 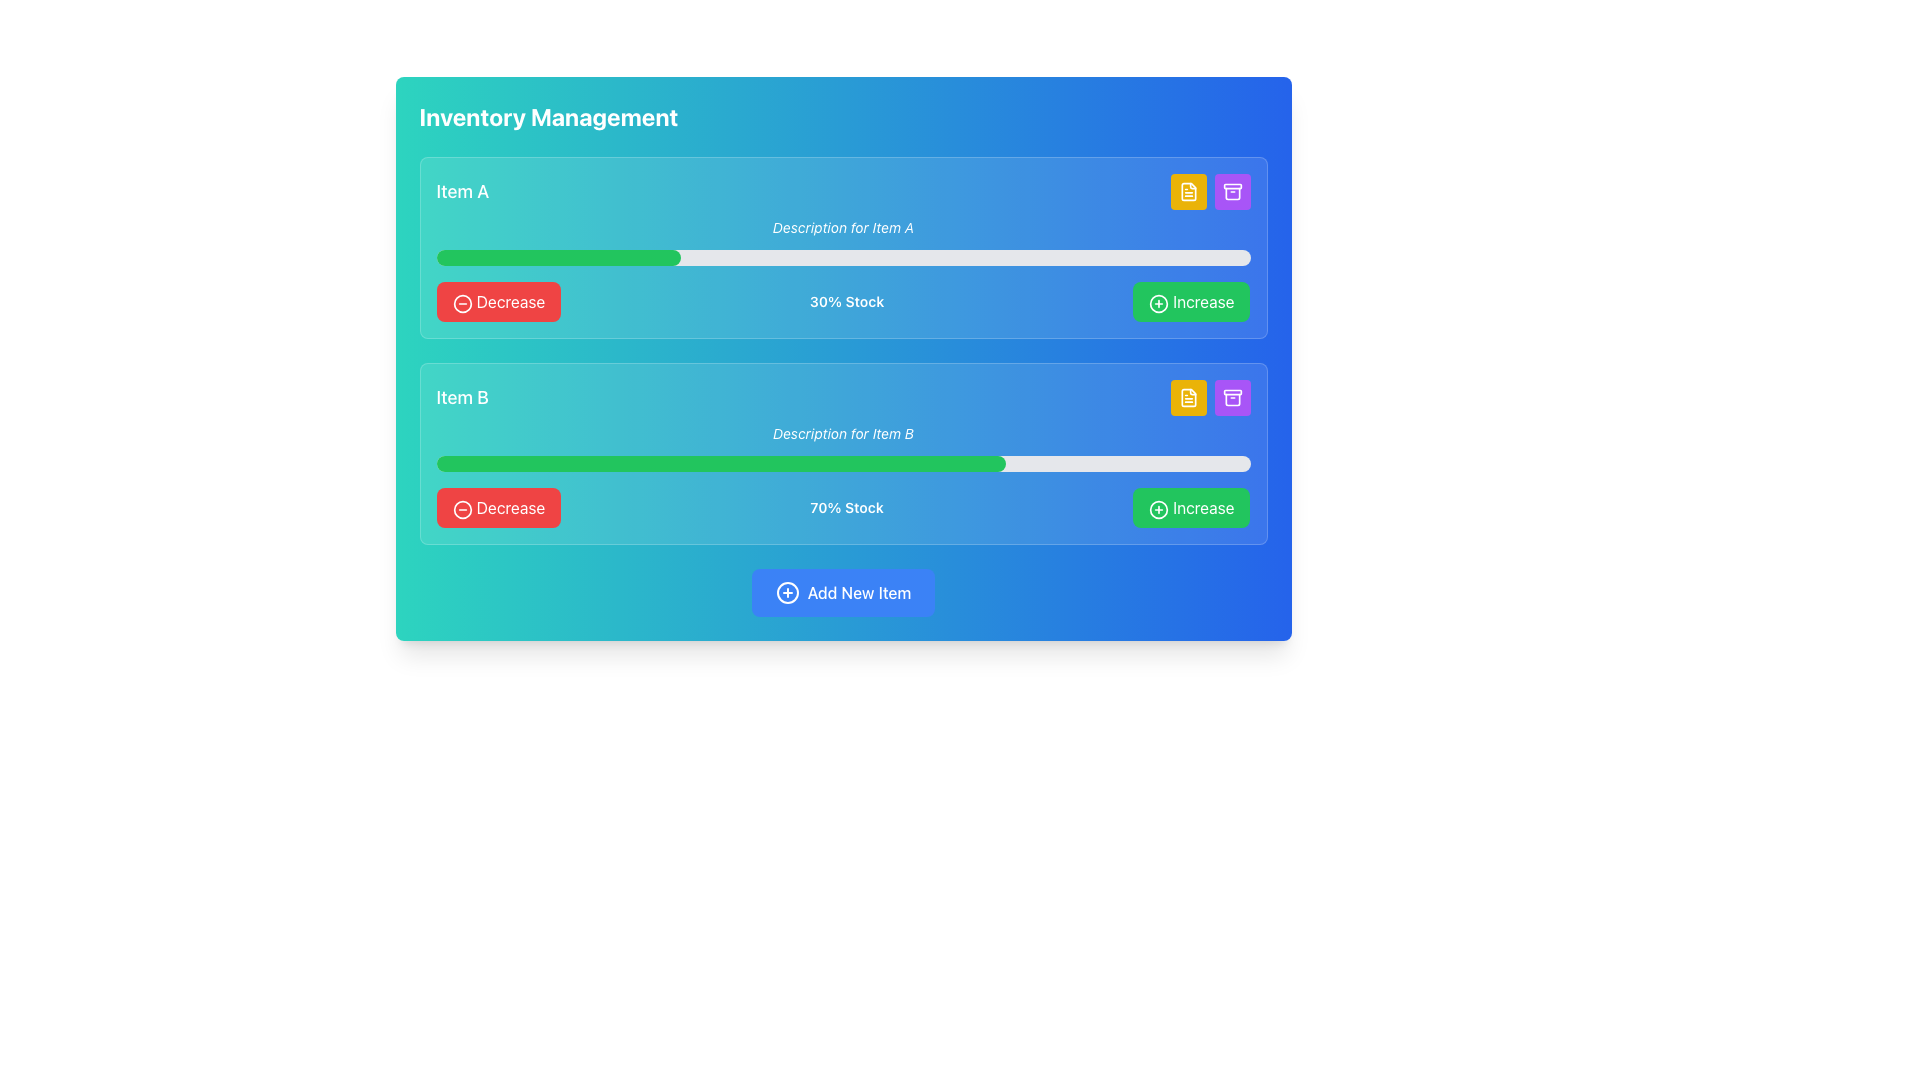 What do you see at coordinates (843, 257) in the screenshot?
I see `the progress bar located below the description text 'Description for Item A' and above the 'Decrease' and 'Increase' buttons, which visually indicates the percentage value of Item A's availability` at bounding box center [843, 257].